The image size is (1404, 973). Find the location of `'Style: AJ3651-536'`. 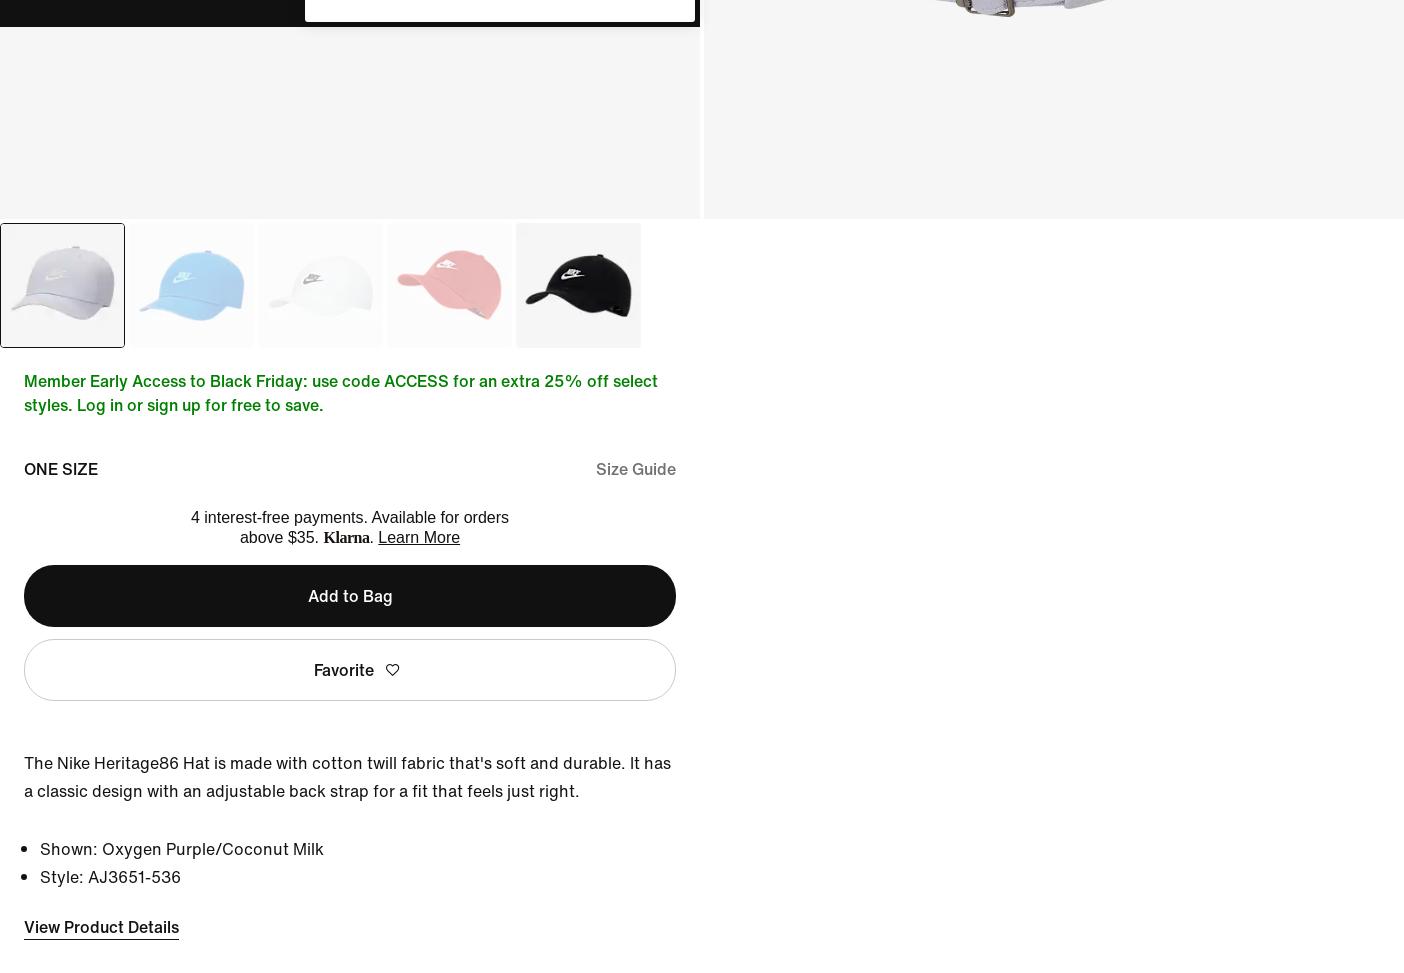

'Style: AJ3651-536' is located at coordinates (109, 876).